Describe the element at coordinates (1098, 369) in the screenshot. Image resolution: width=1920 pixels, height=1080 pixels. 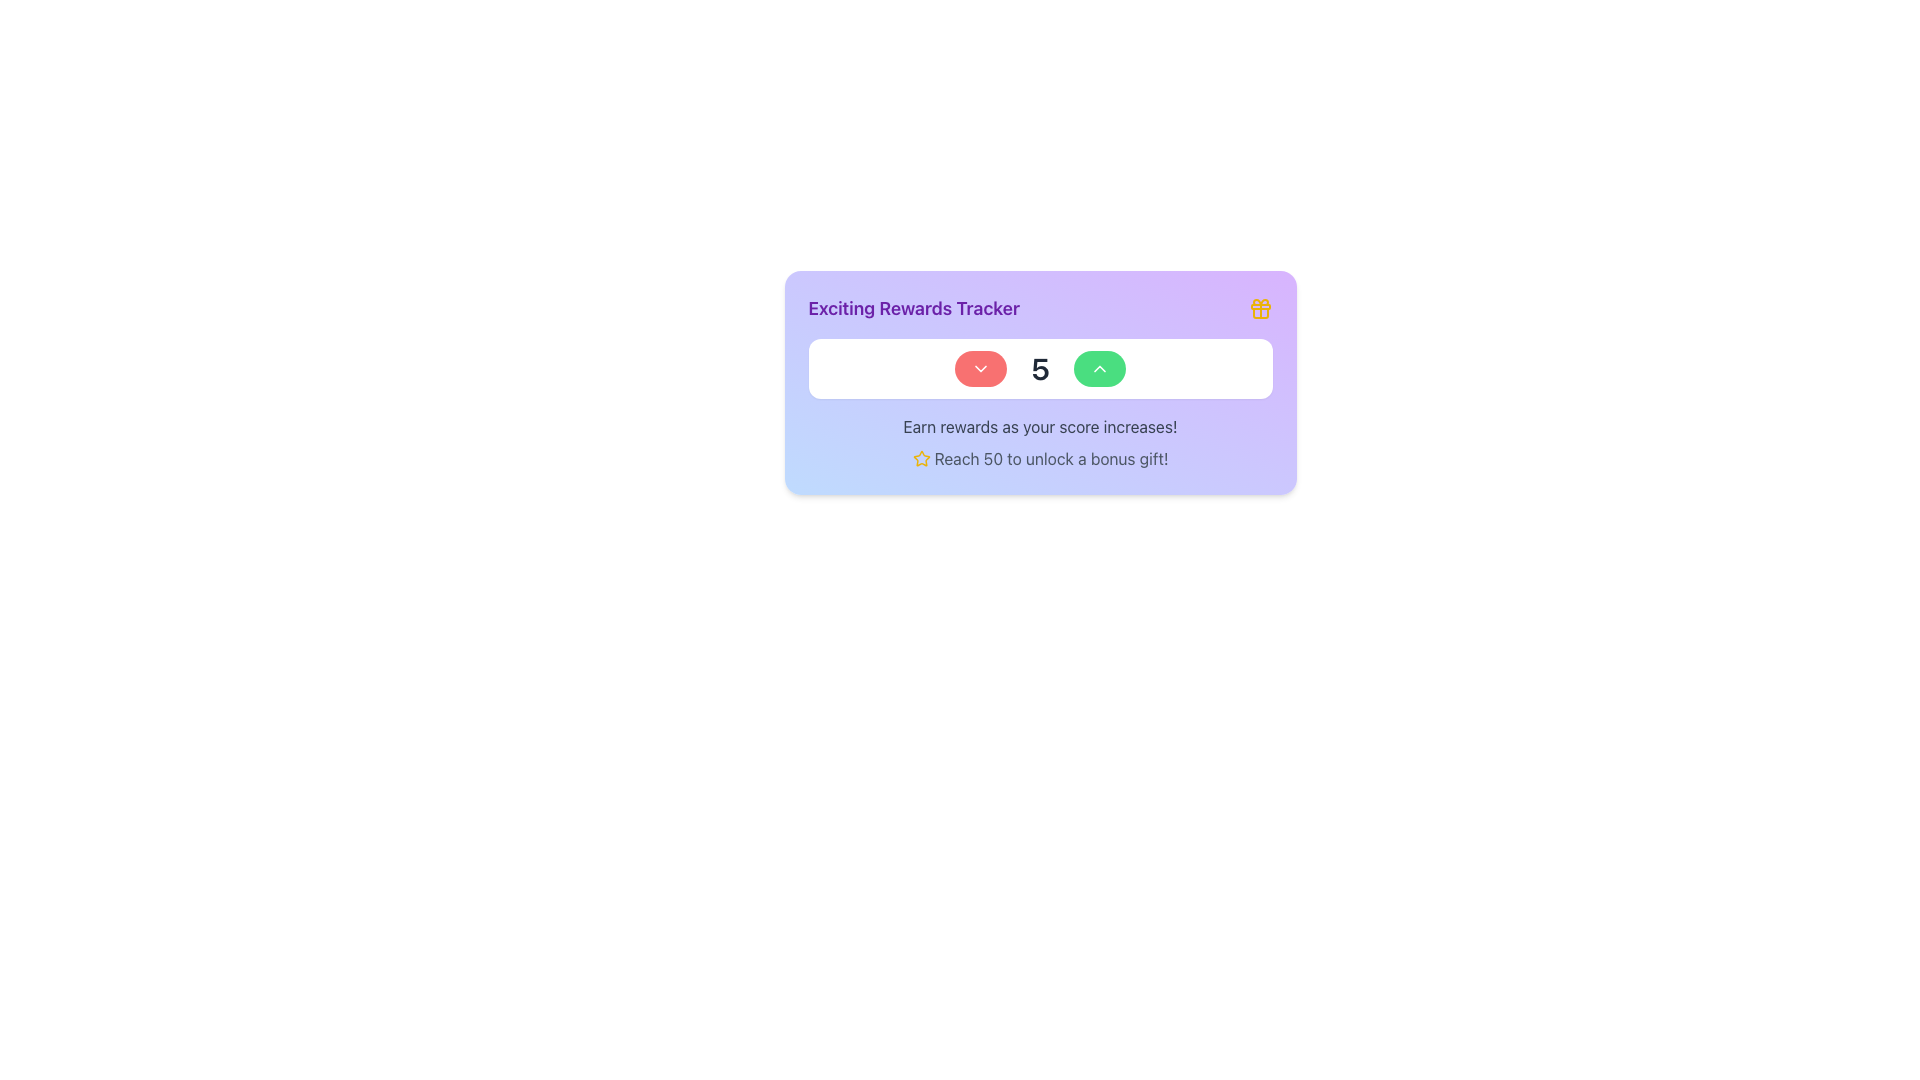
I see `the icon button located inside a green rounded rectangle to the right of the numeric value '5' in the rewards tracker interface to increment the value` at that location.